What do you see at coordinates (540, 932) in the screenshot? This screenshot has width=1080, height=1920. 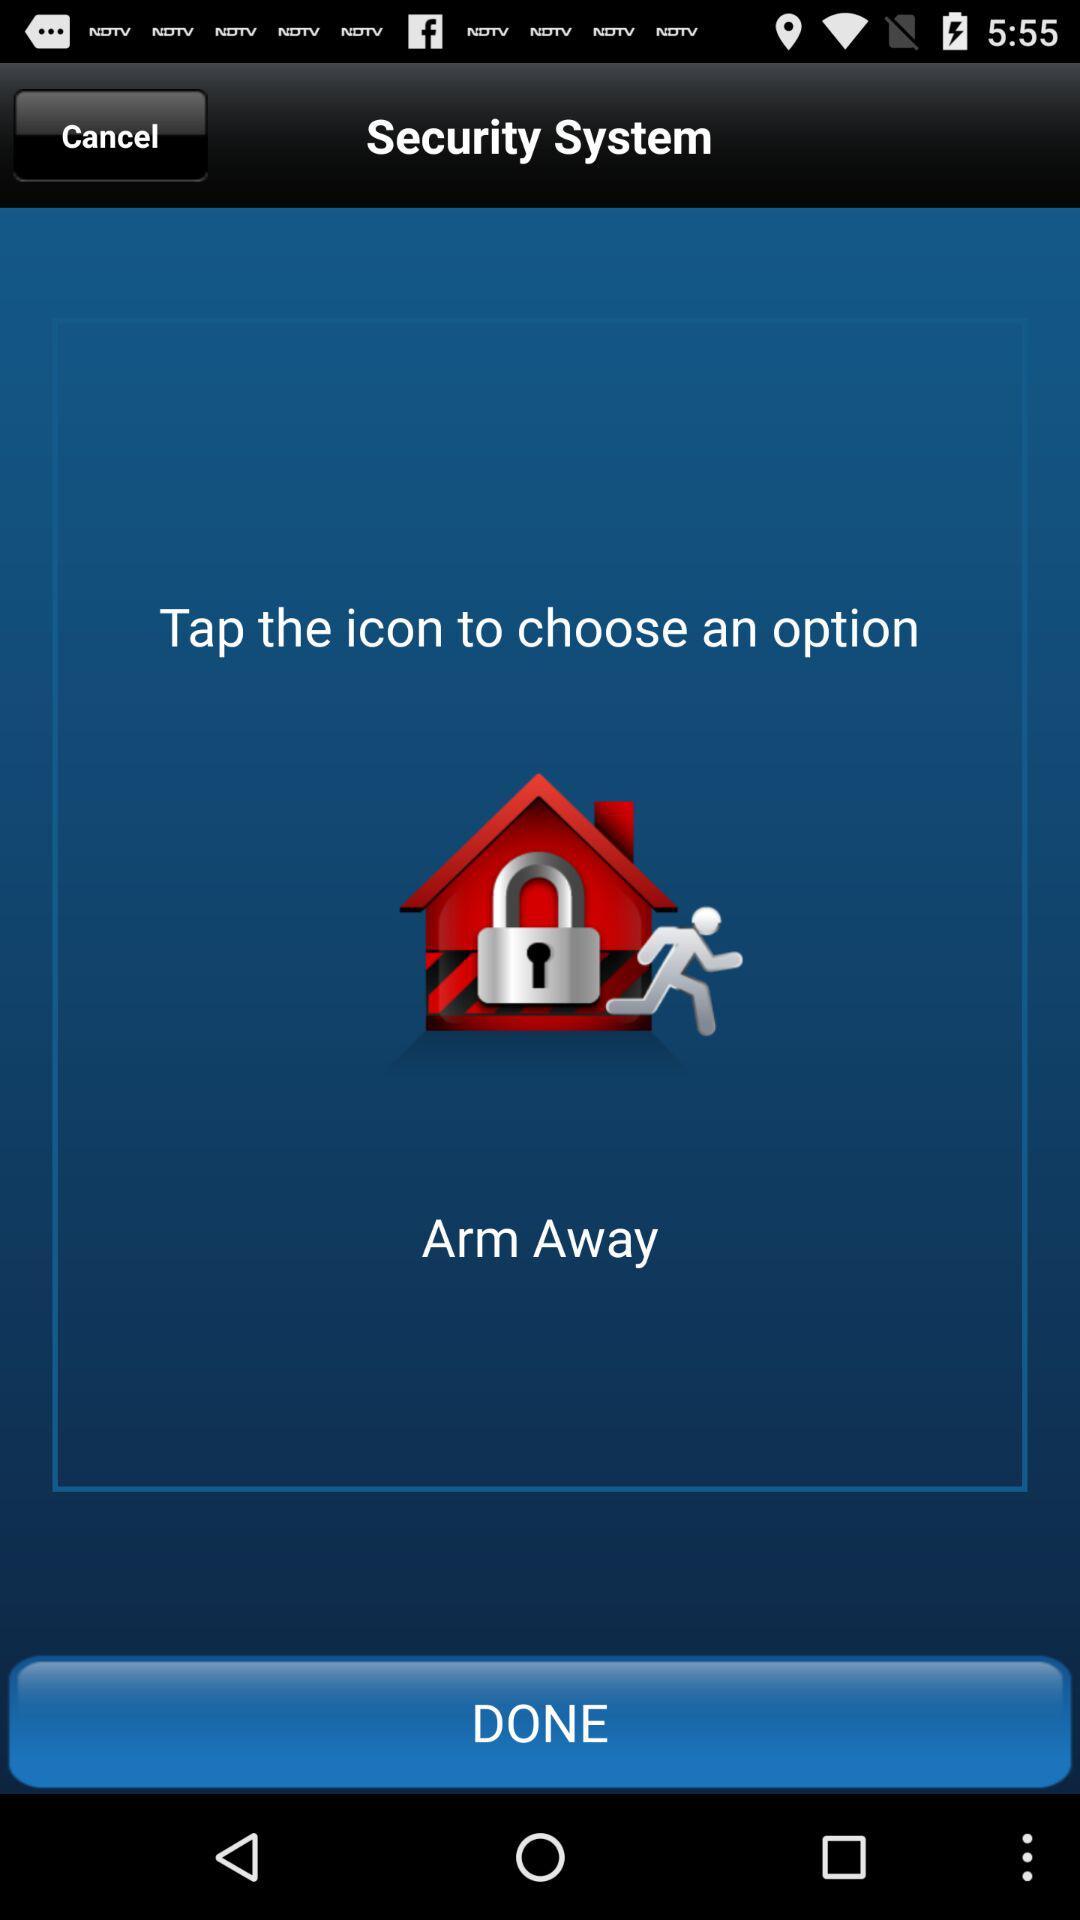 I see `options` at bounding box center [540, 932].